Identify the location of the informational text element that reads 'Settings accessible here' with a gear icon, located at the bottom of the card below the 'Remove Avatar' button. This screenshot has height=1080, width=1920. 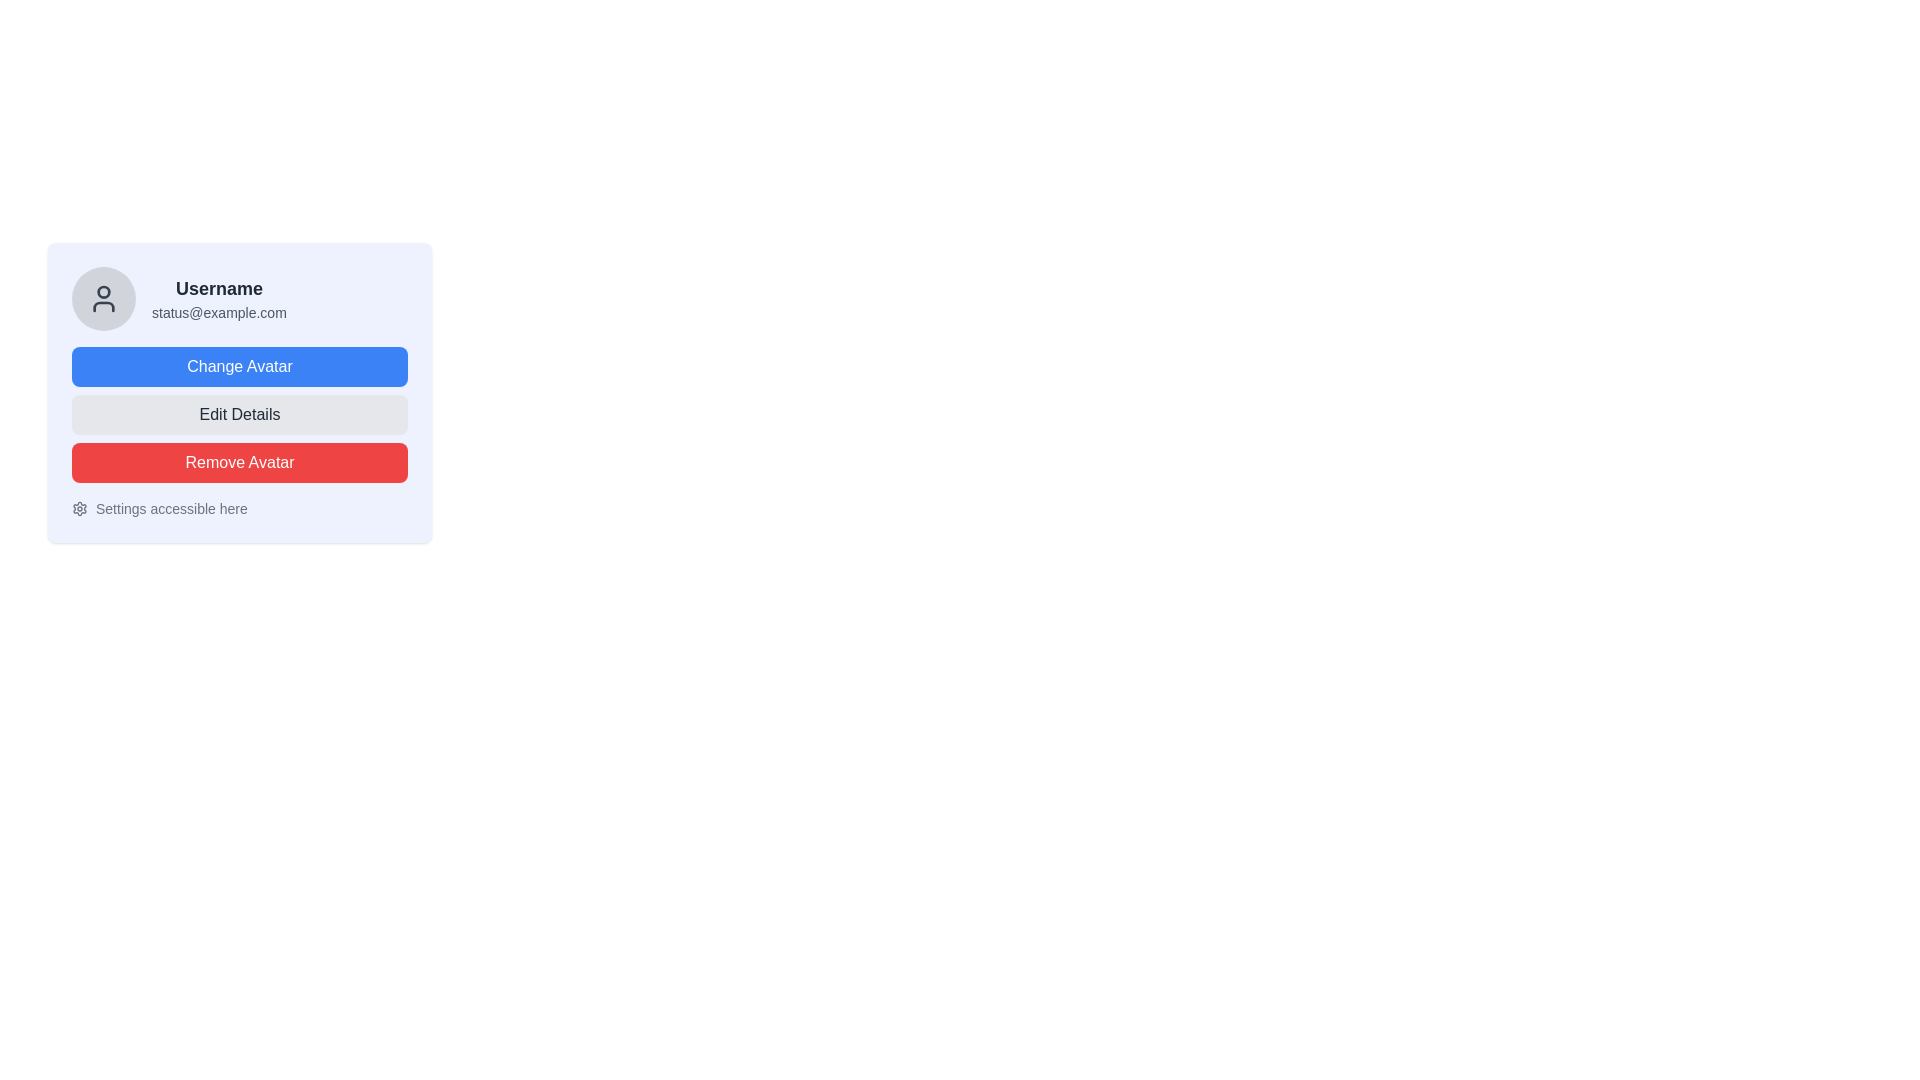
(240, 508).